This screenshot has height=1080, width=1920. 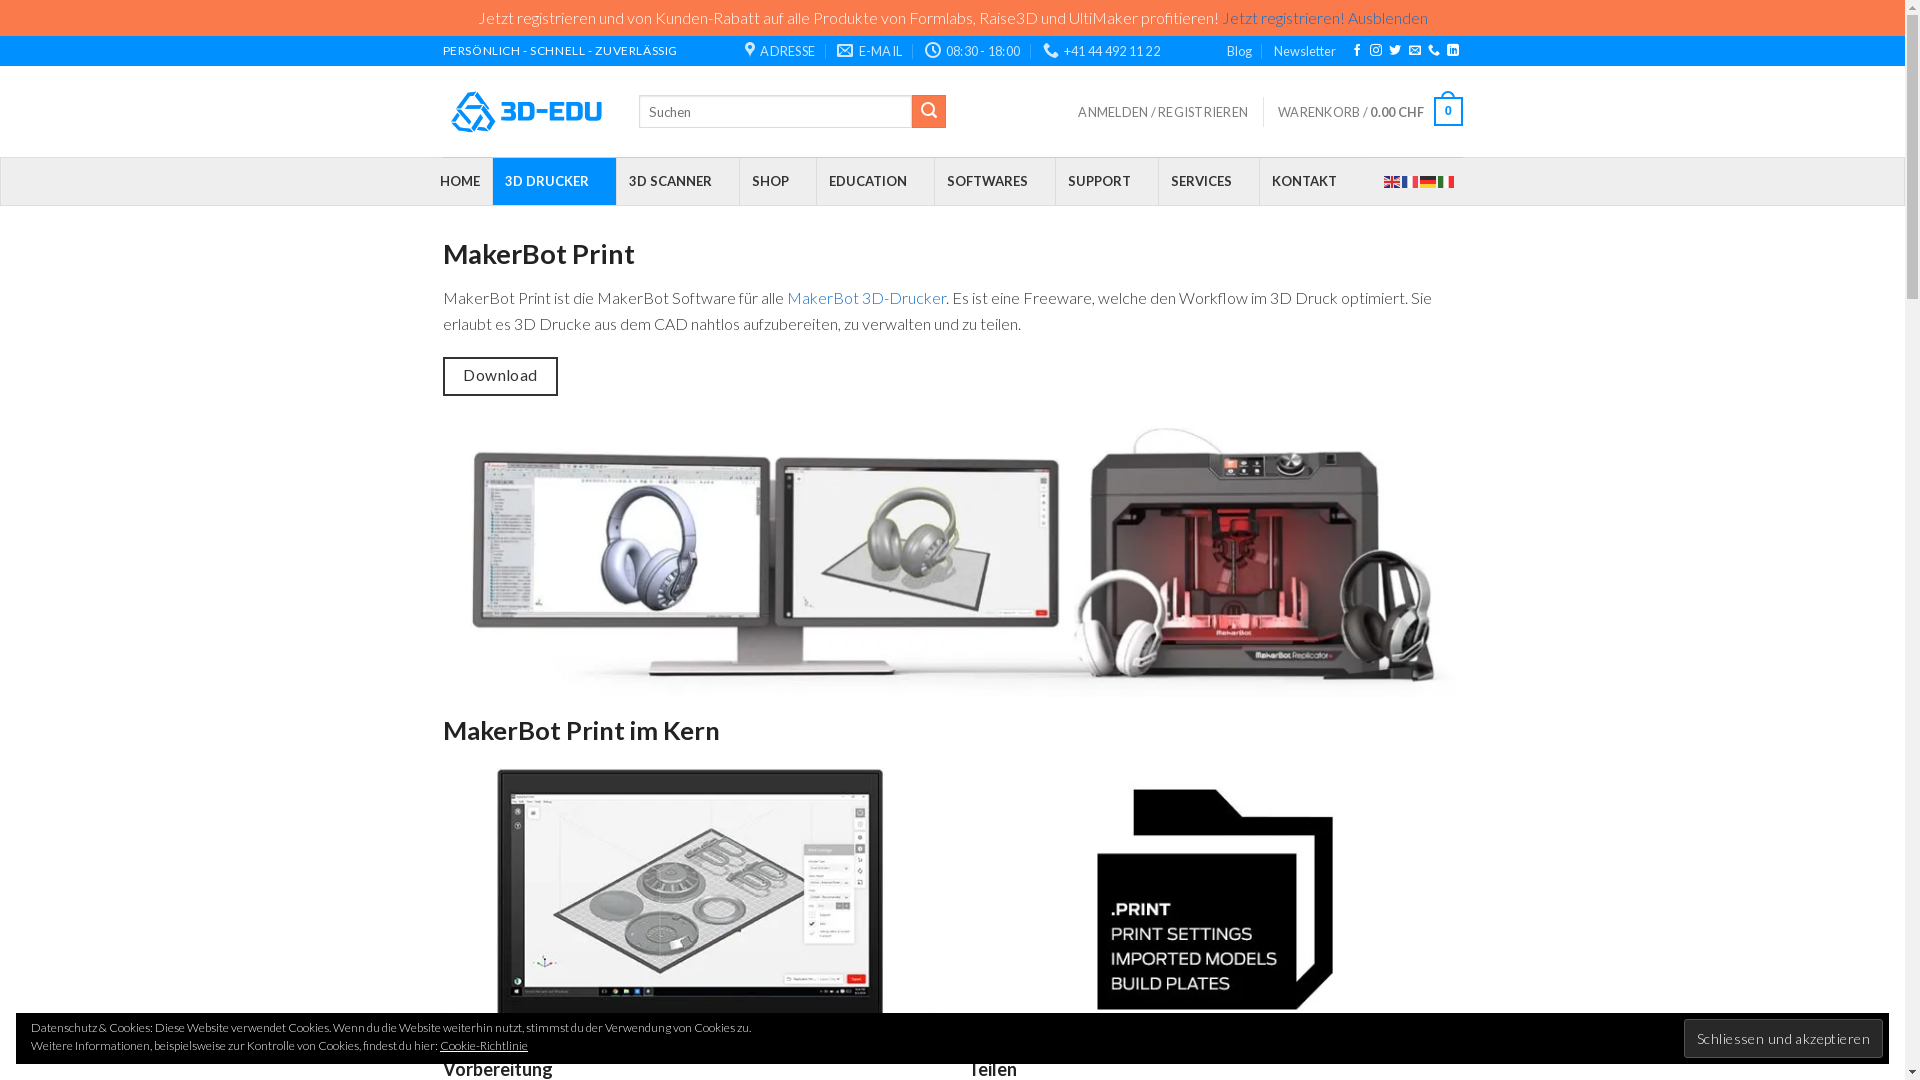 I want to click on 'Schliessen und akzeptieren', so click(x=1783, y=1037).